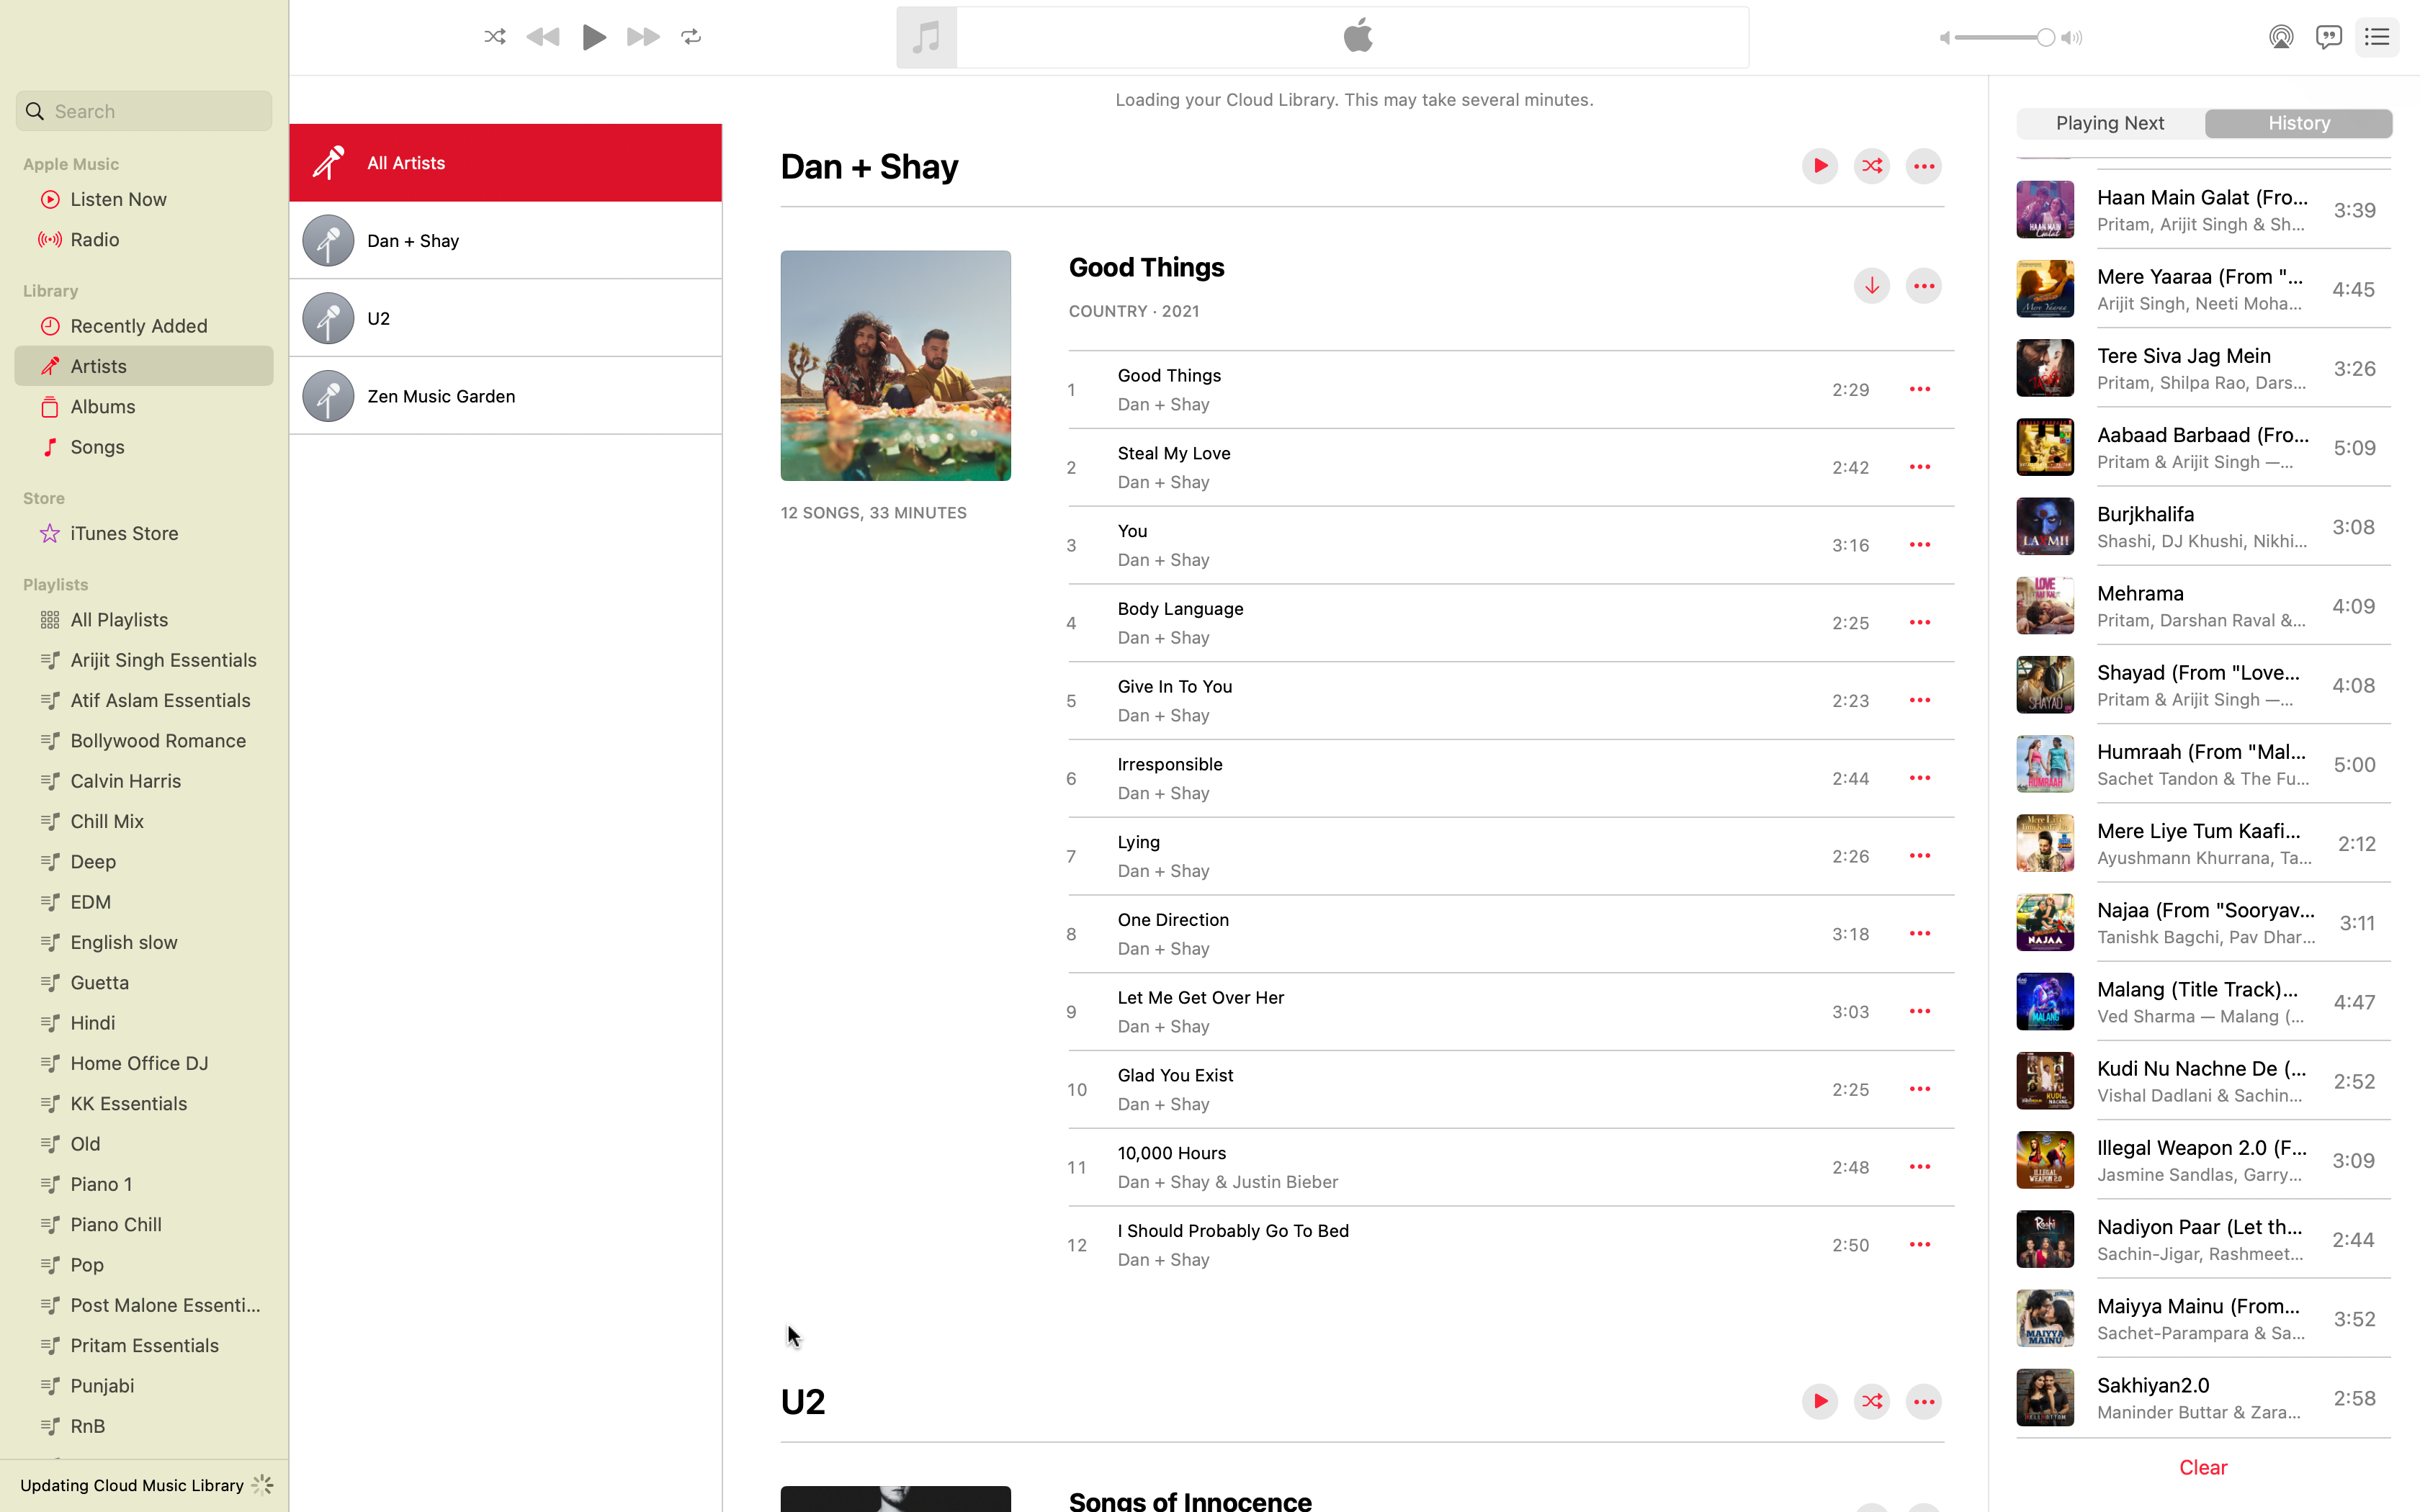 The height and width of the screenshot is (1512, 2420). I want to click on the track titled "One Direction, so click(1466, 931).